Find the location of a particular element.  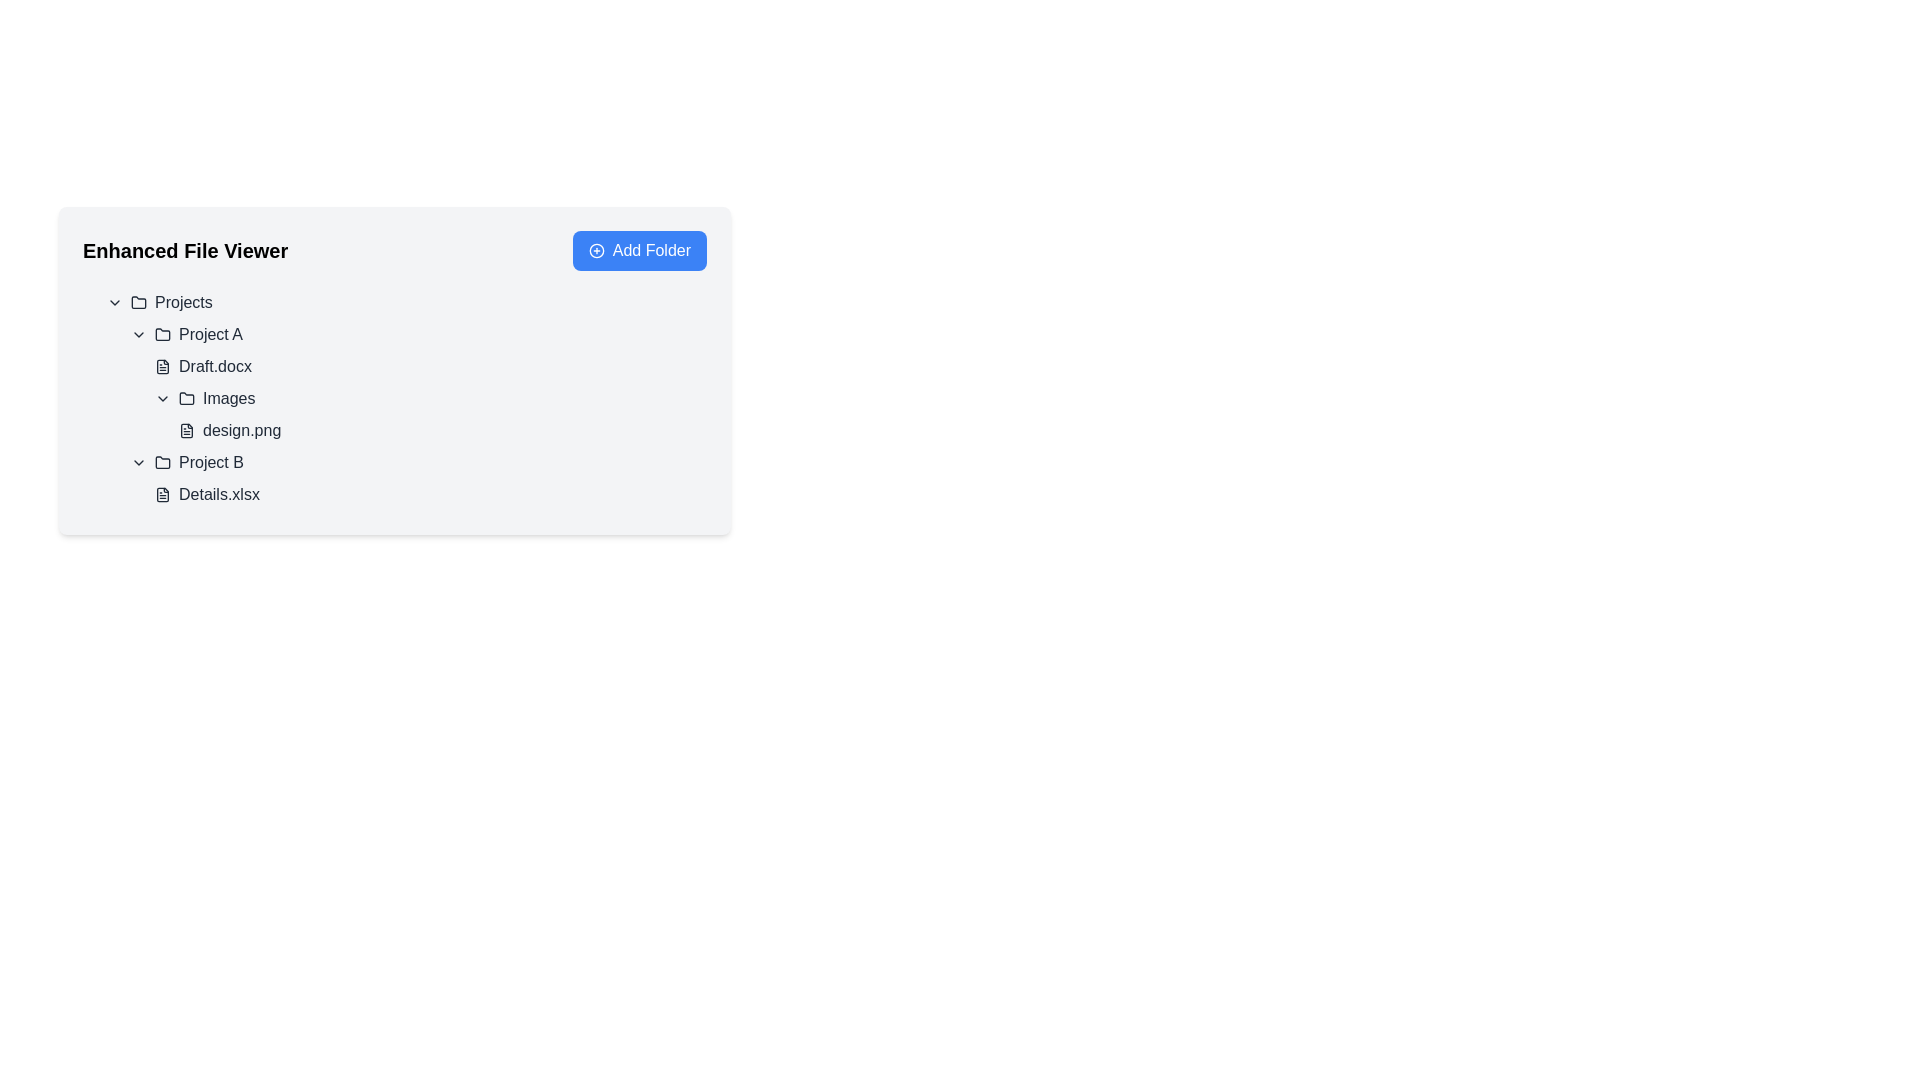

the file icon located to the left of the label 'Details.xlsx' under 'Project B' is located at coordinates (163, 494).